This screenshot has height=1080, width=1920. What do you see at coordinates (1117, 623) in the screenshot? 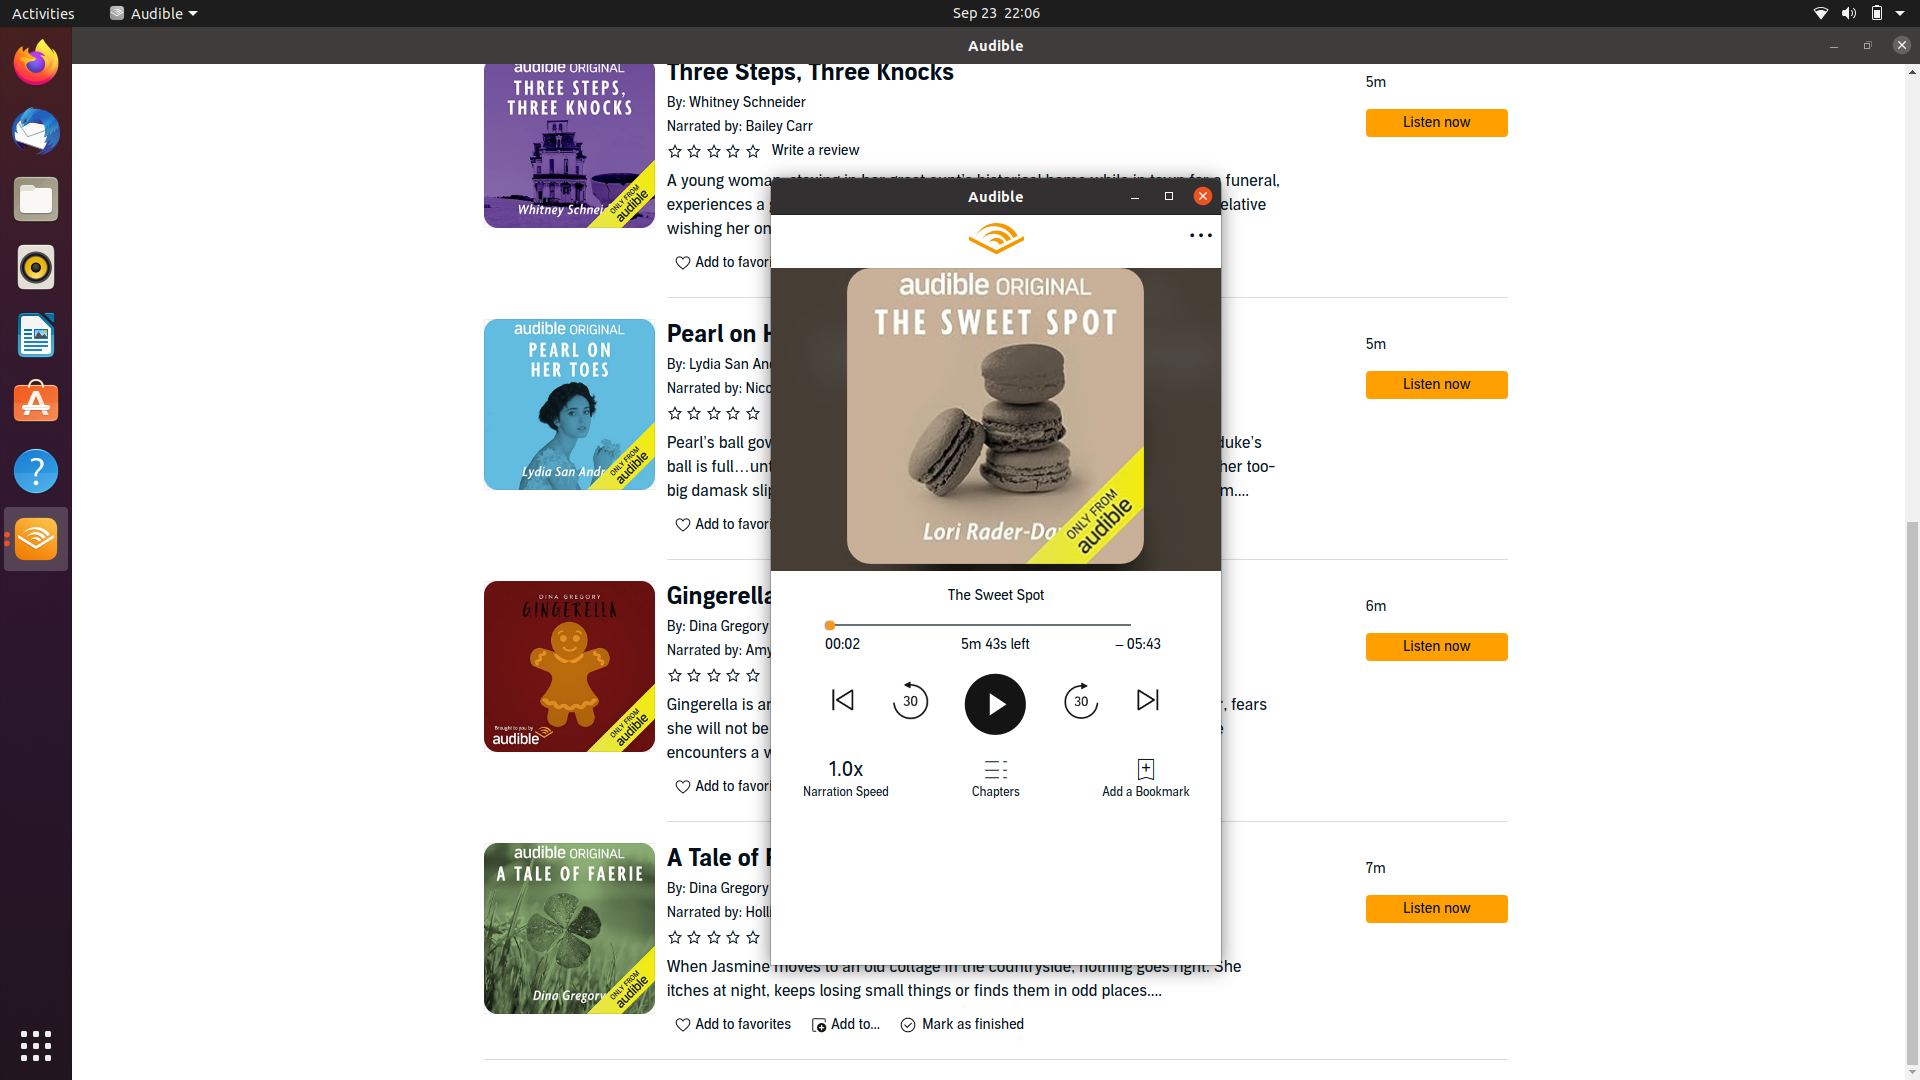
I see `Move to the last part of the book` at bounding box center [1117, 623].